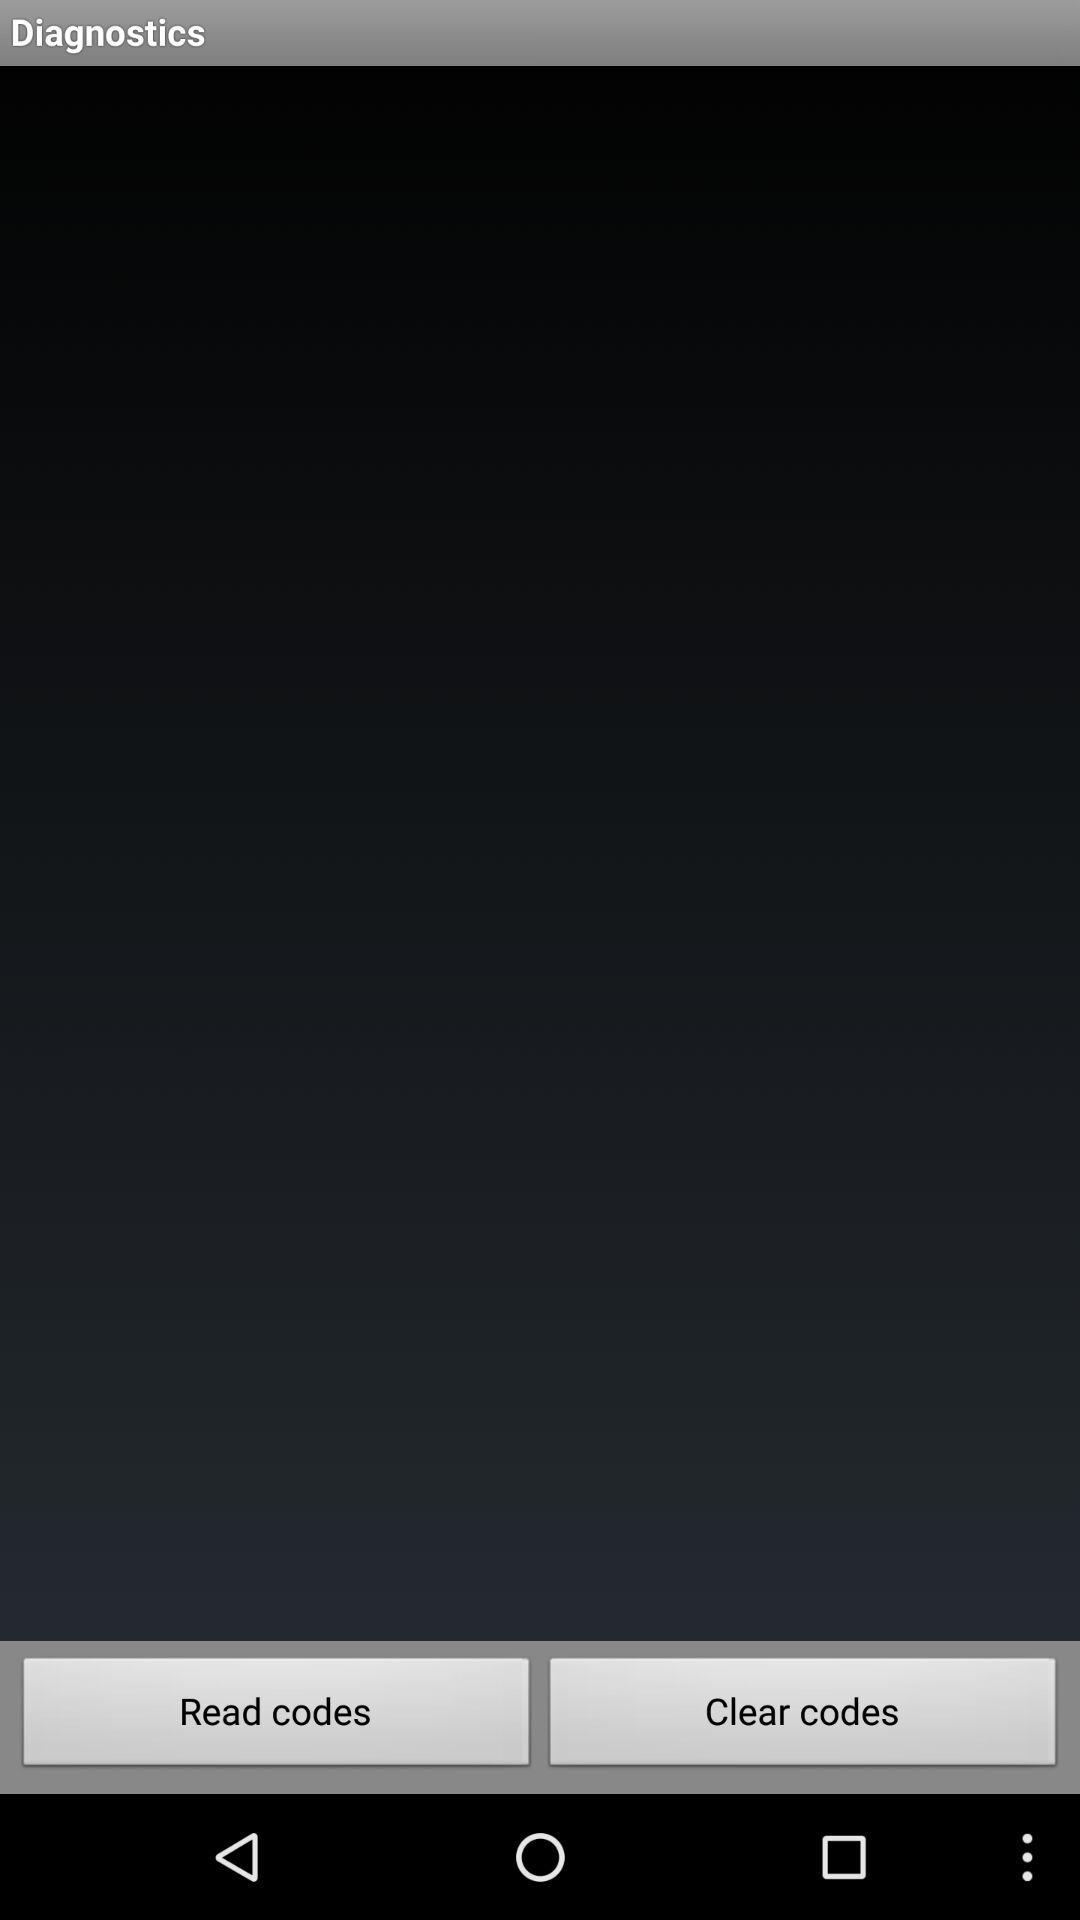 The width and height of the screenshot is (1080, 1920). What do you see at coordinates (540, 853) in the screenshot?
I see `icon at the center` at bounding box center [540, 853].